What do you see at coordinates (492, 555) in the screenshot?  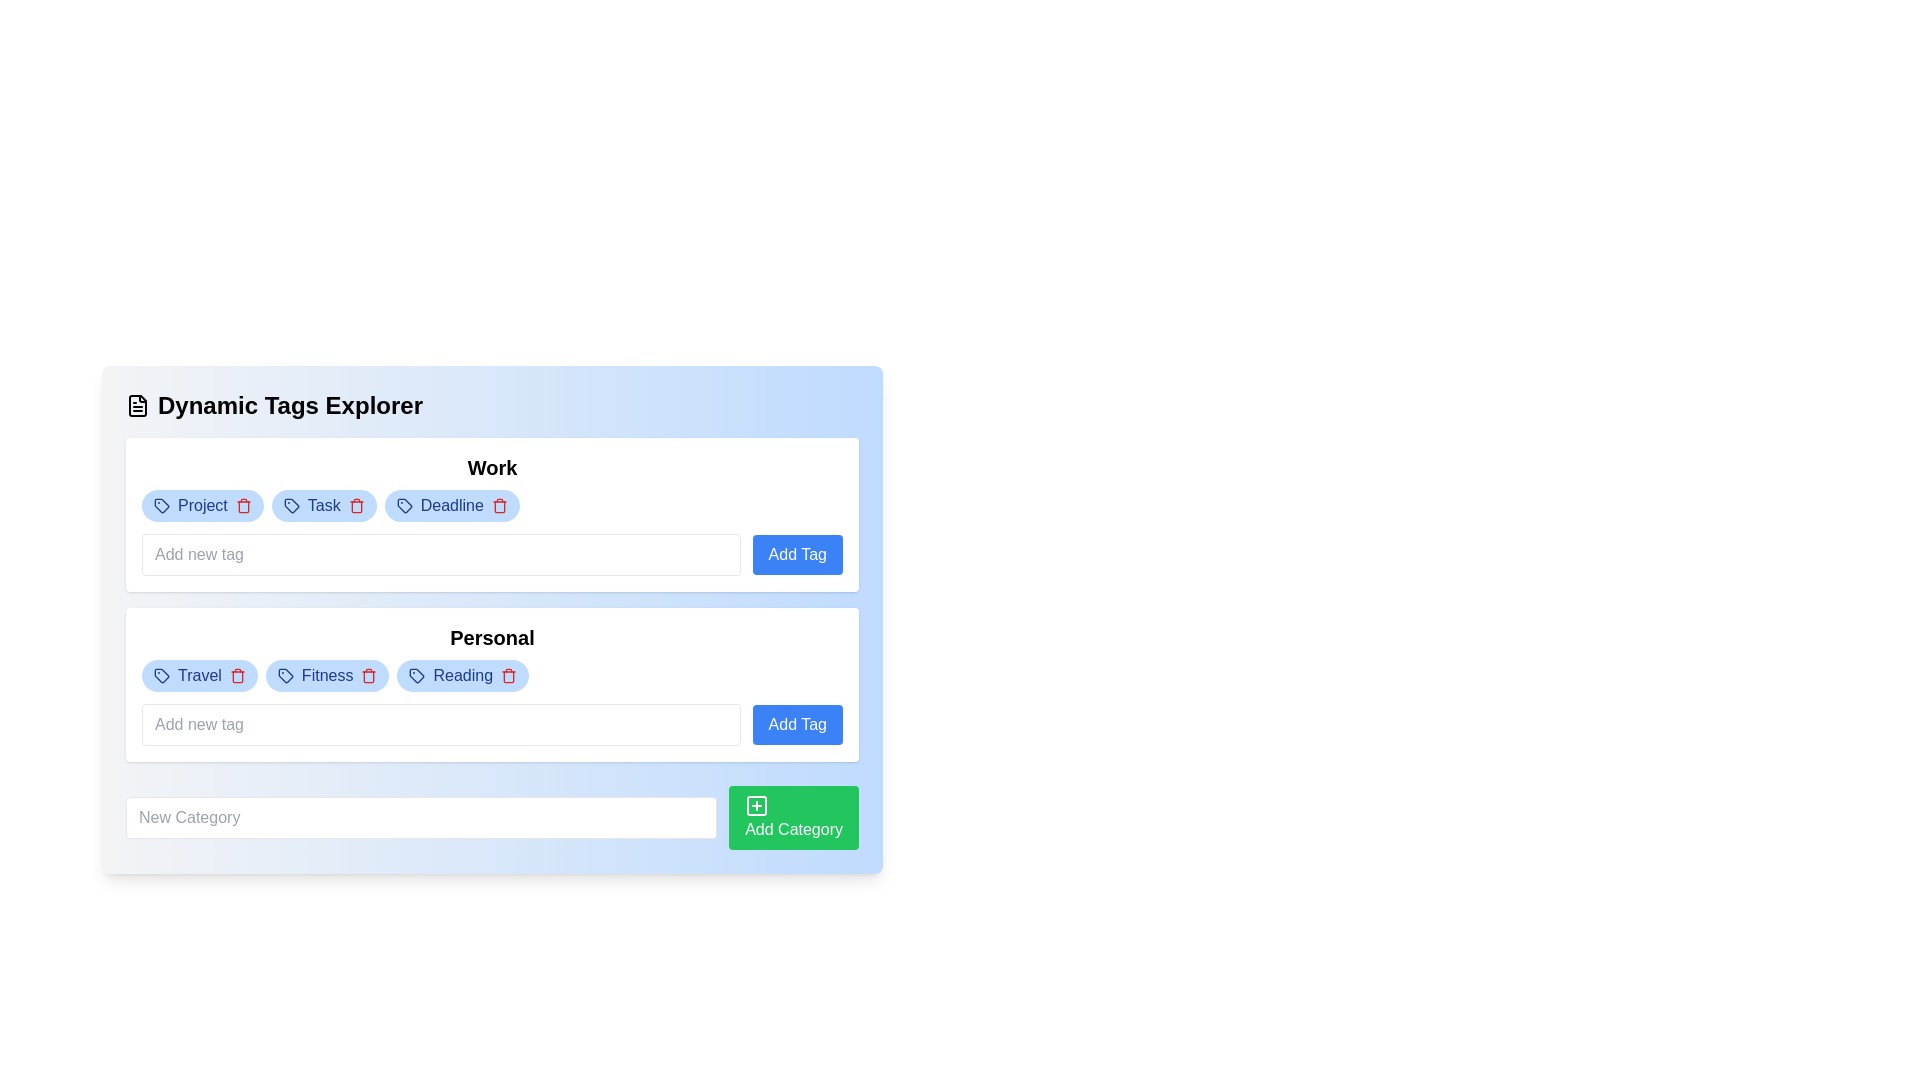 I see `the 'Add Tag' button of the composite input field and button element located under the 'Work' section for visual feedback` at bounding box center [492, 555].